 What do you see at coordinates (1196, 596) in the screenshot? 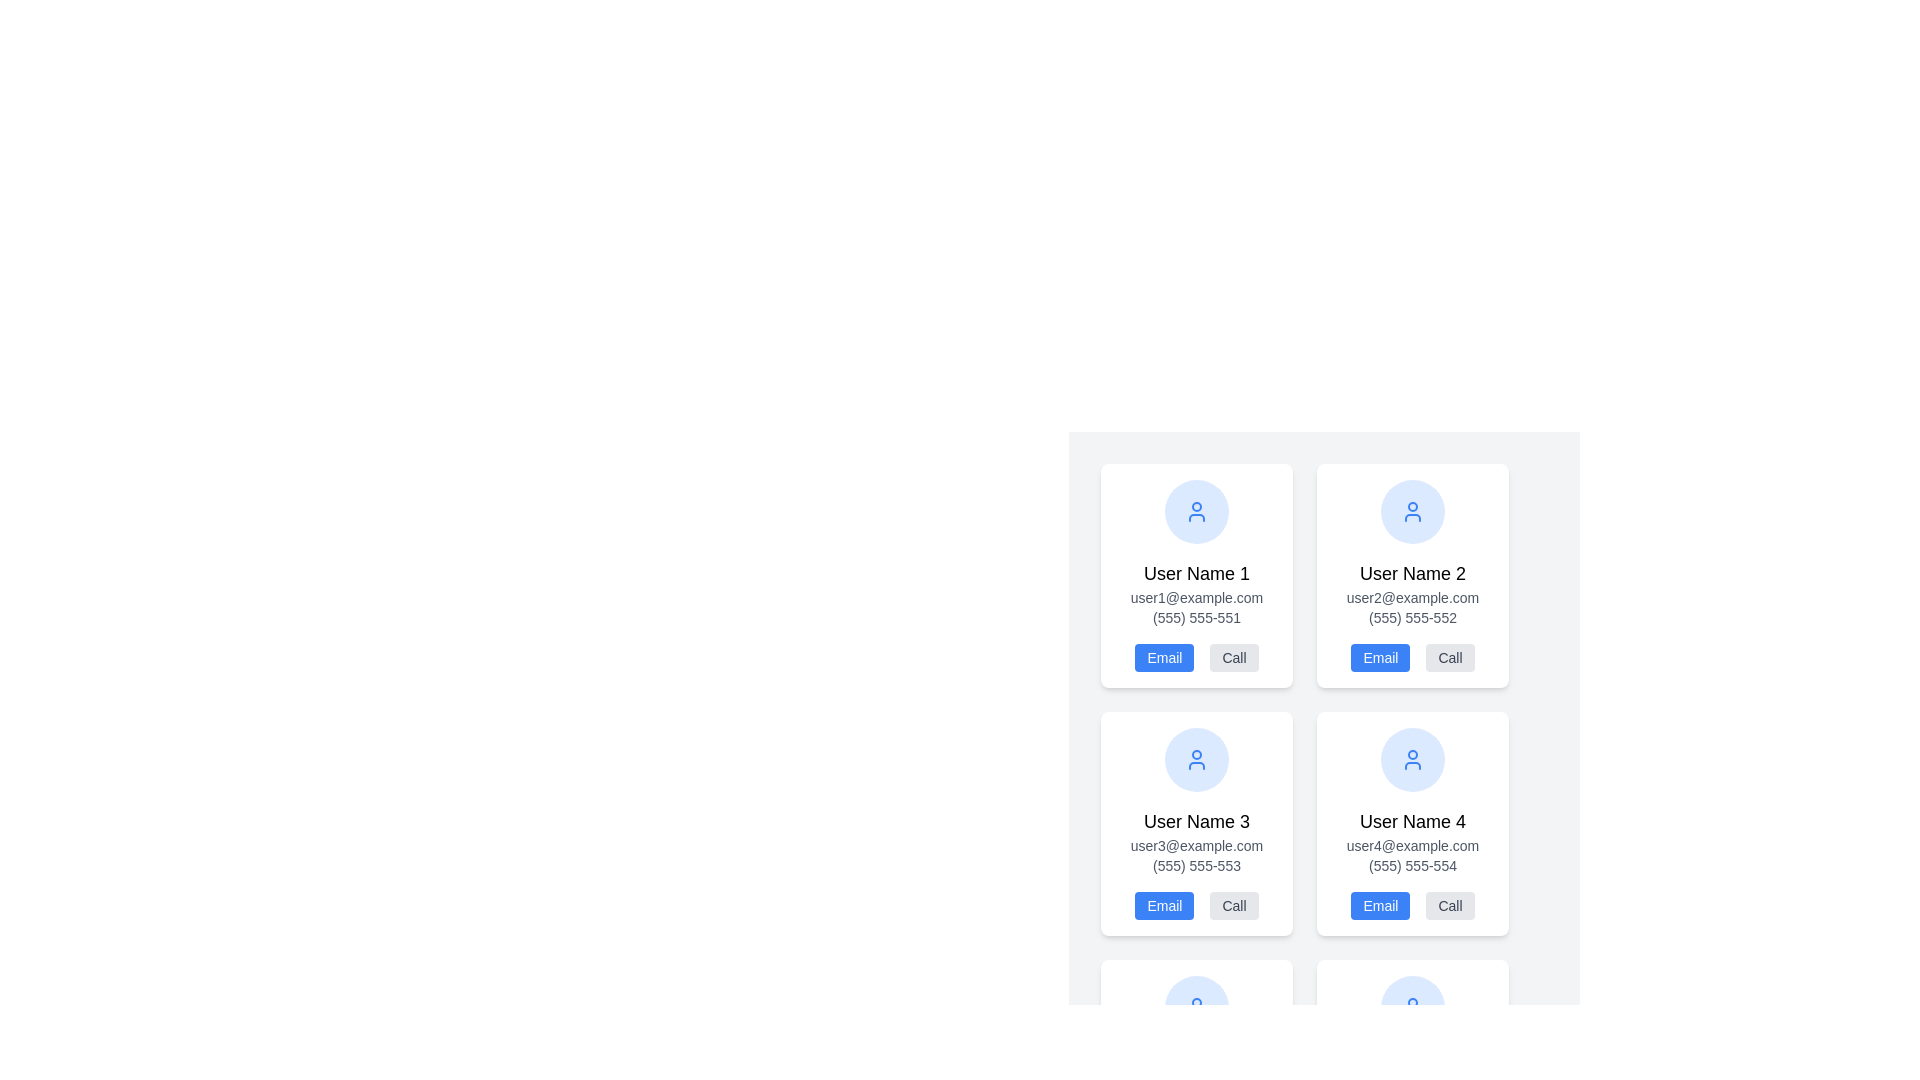
I see `the static text display that shows the user's email address, positioned below 'User Name 1' and above '(555) 555-551' in the user card` at bounding box center [1196, 596].